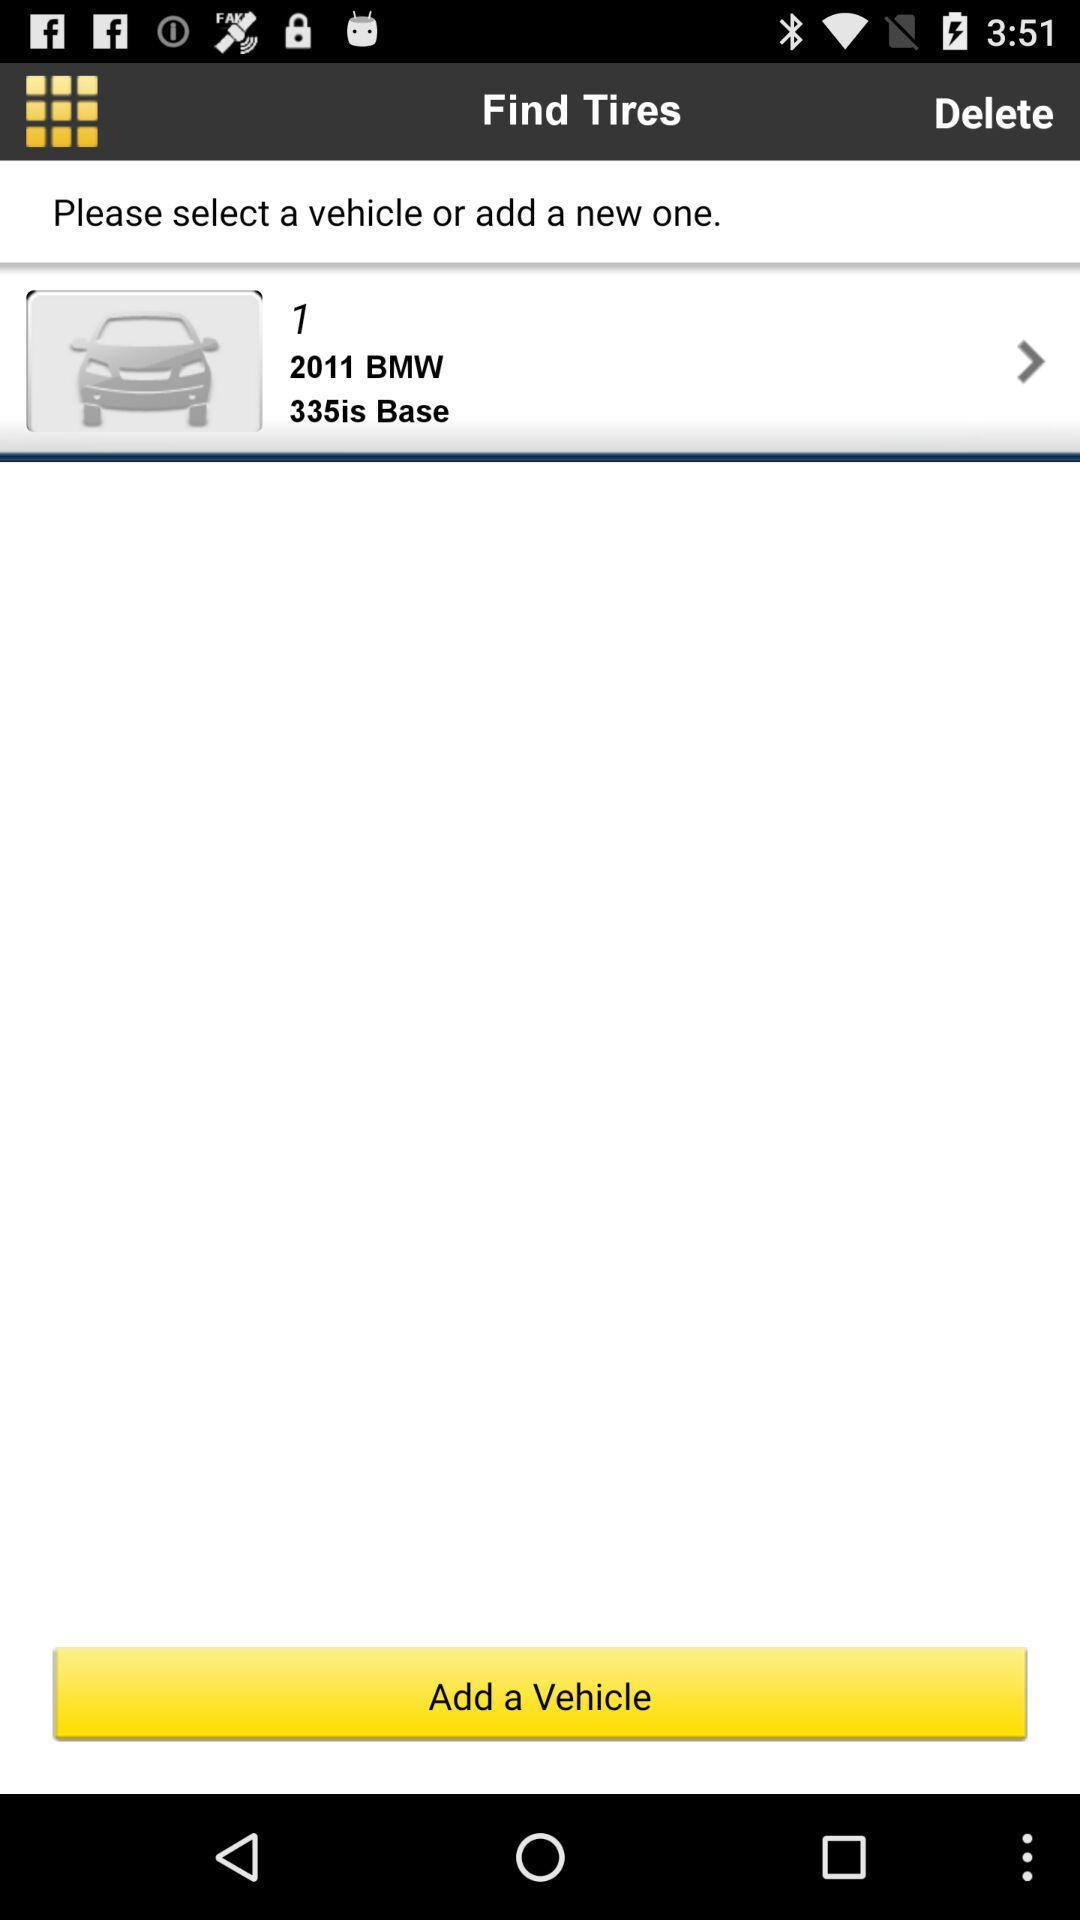  I want to click on item below 2011 bmw, so click(648, 411).